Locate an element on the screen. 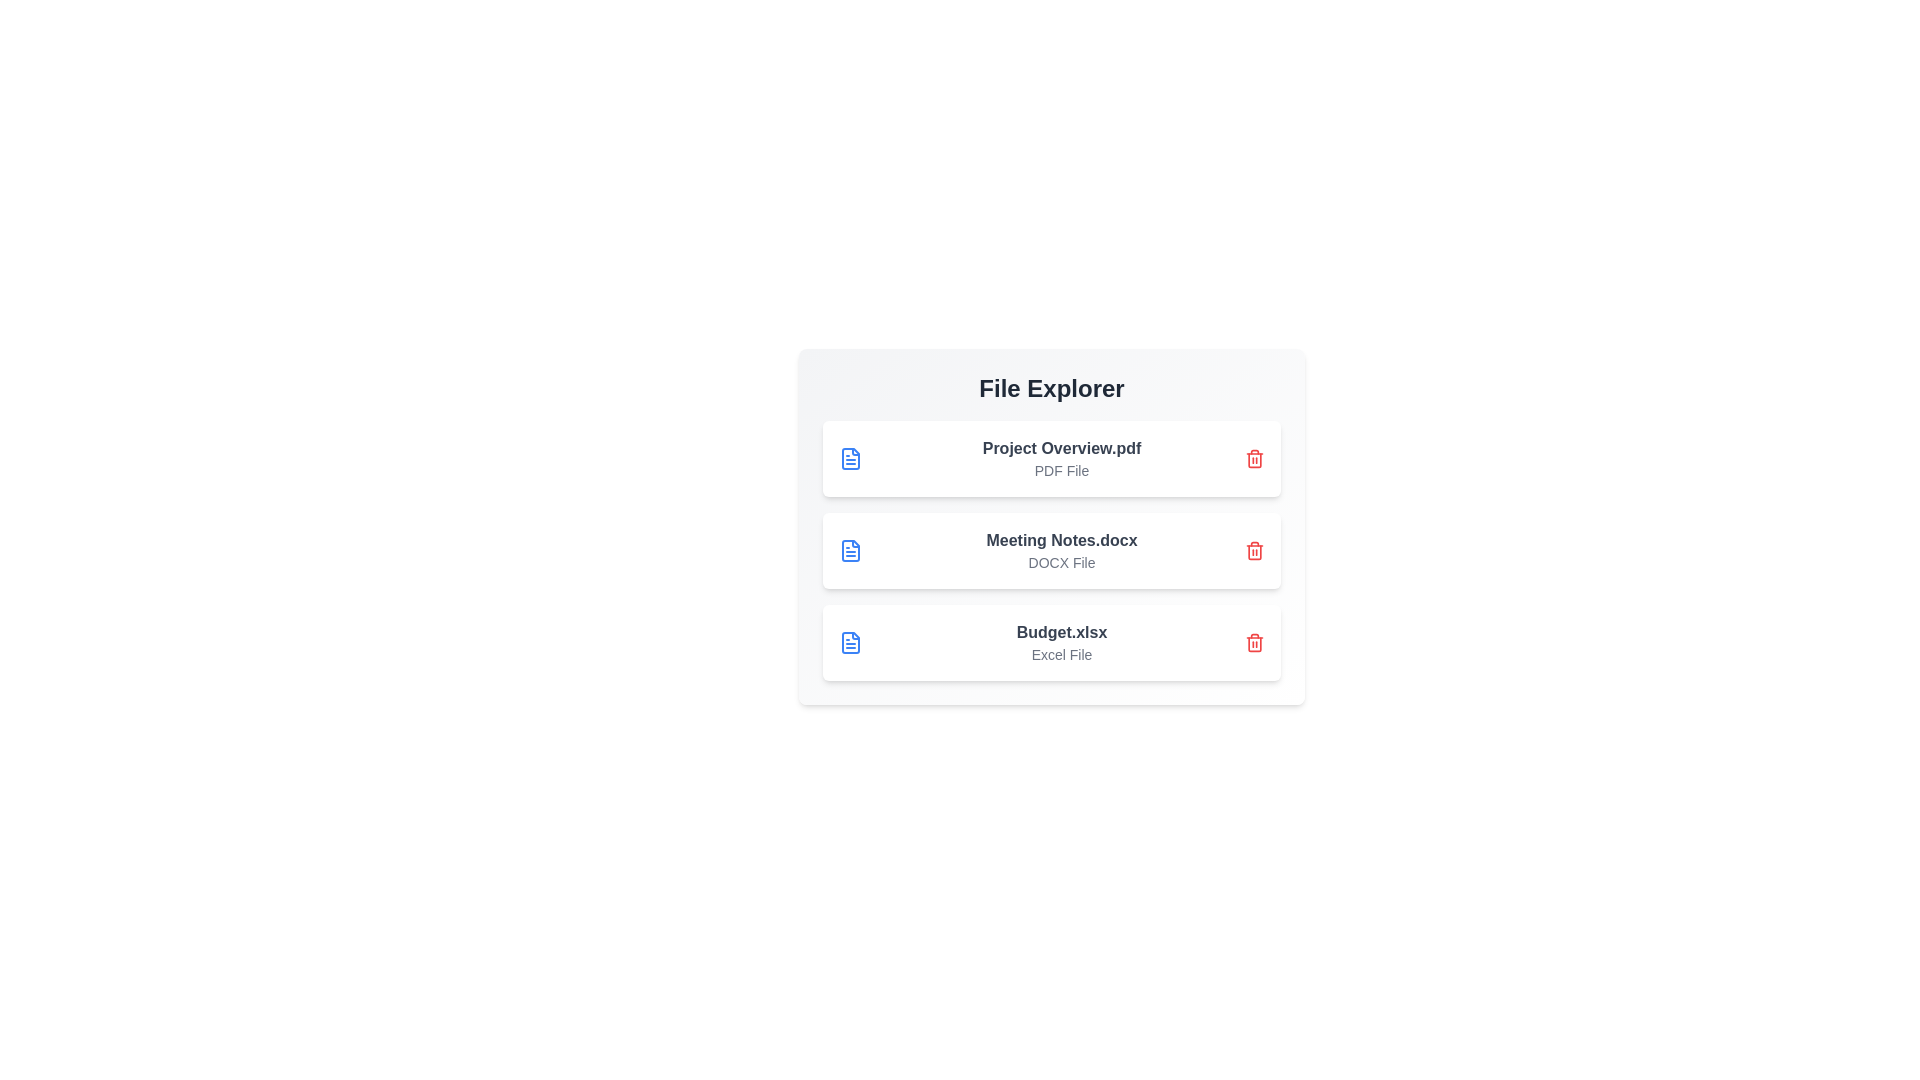 This screenshot has height=1080, width=1920. delete button for the file named Meeting Notes.docx is located at coordinates (1253, 551).